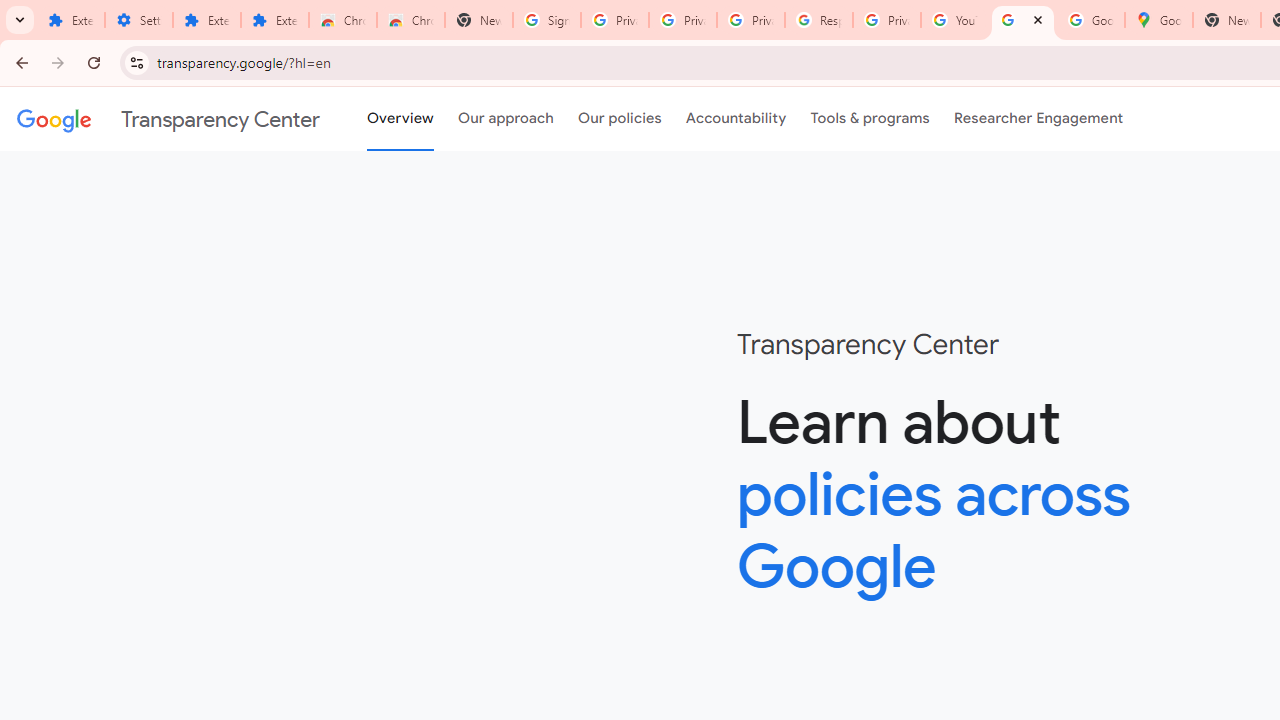  What do you see at coordinates (343, 20) in the screenshot?
I see `'Chrome Web Store'` at bounding box center [343, 20].